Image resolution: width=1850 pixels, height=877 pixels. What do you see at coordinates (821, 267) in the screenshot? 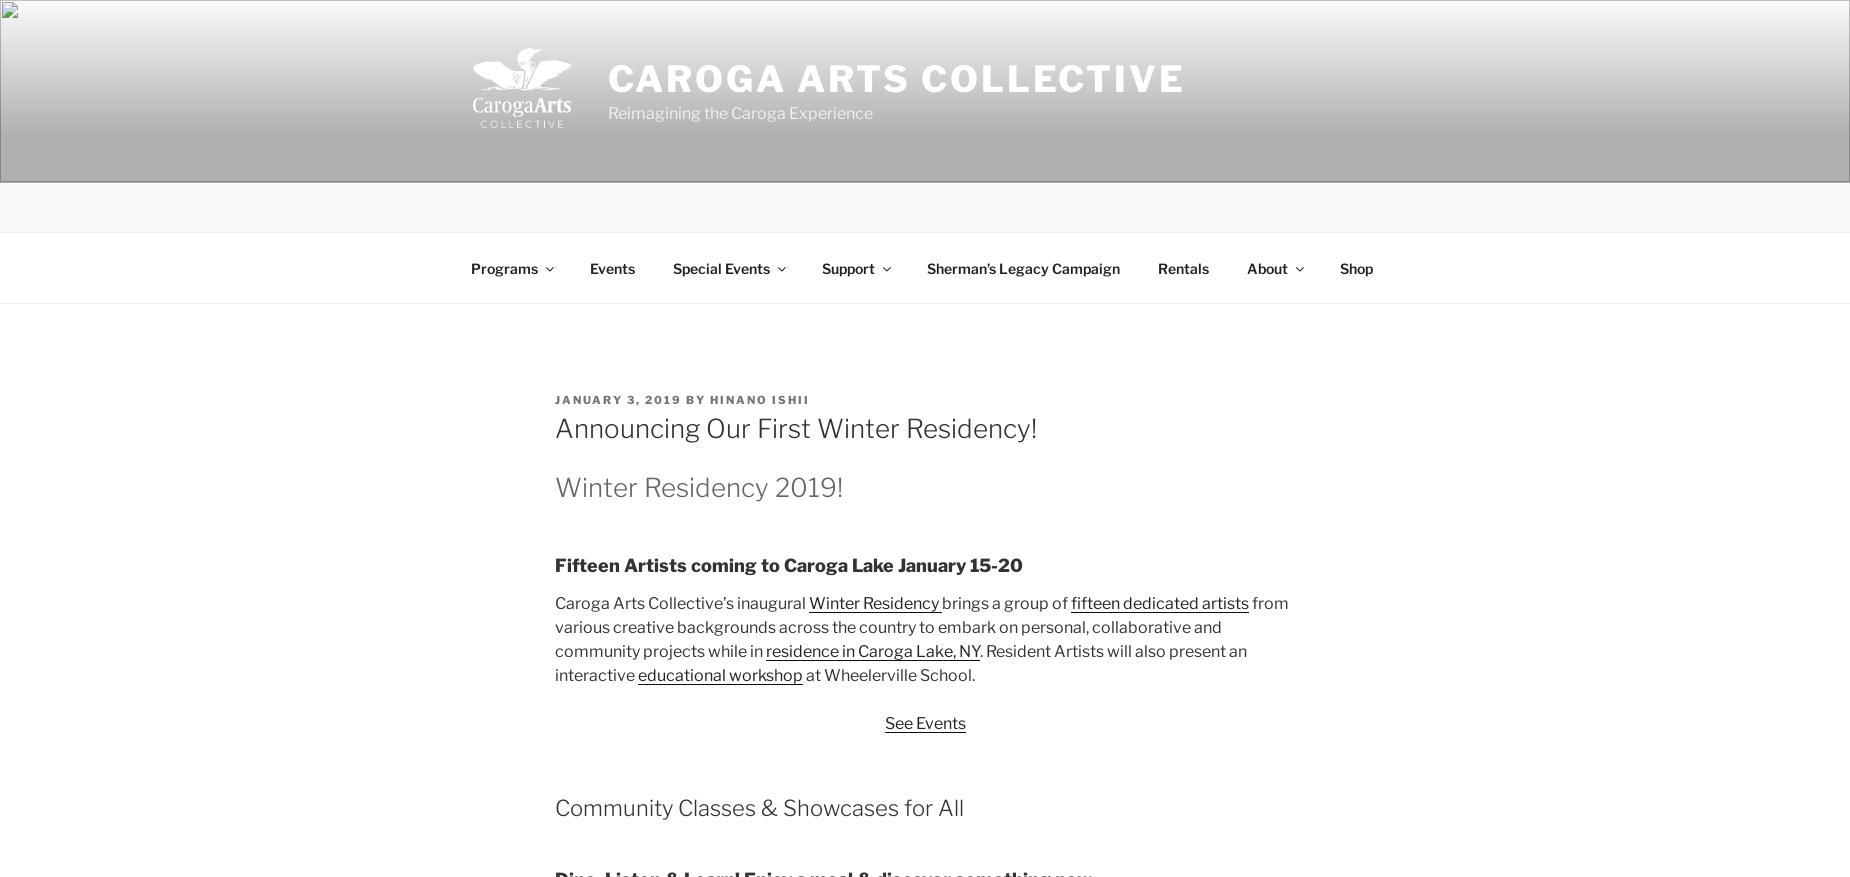
I see `'Support'` at bounding box center [821, 267].